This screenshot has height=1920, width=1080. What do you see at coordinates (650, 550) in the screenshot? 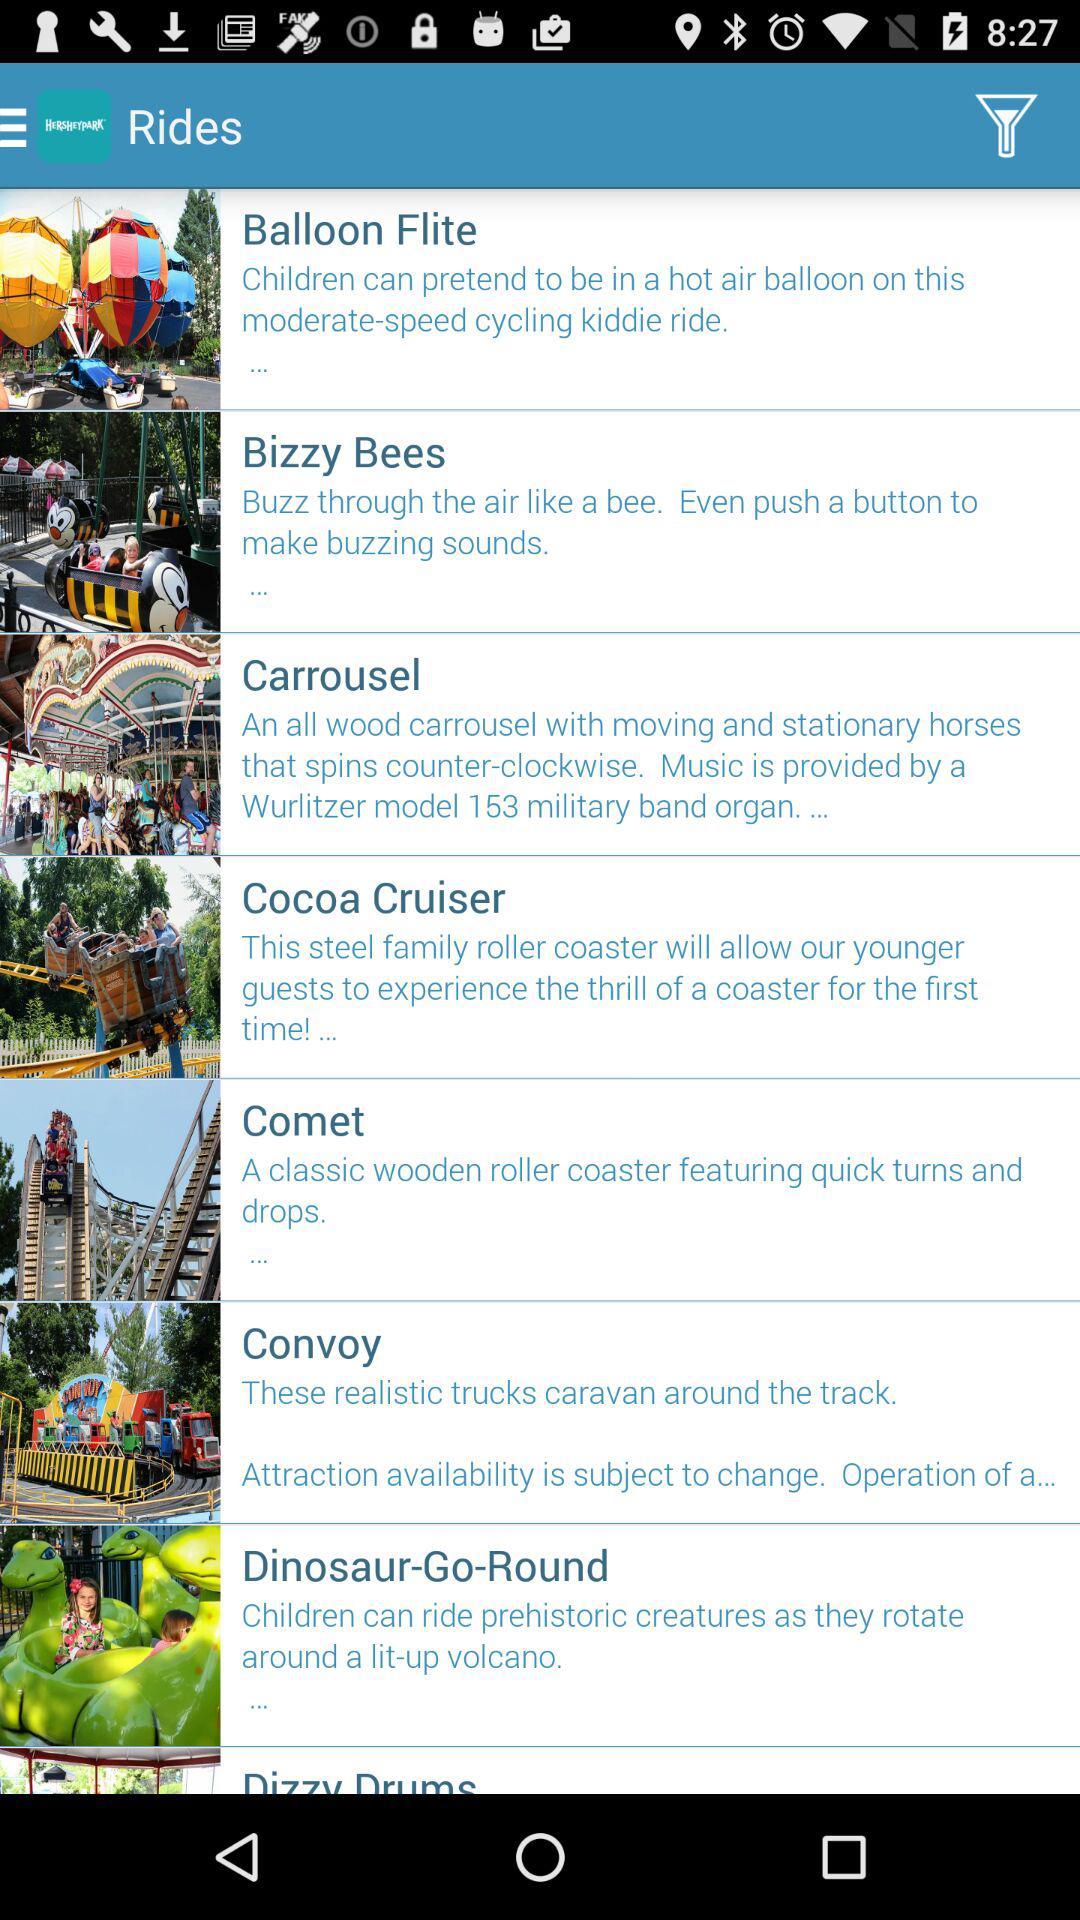
I see `buzz through the item` at bounding box center [650, 550].